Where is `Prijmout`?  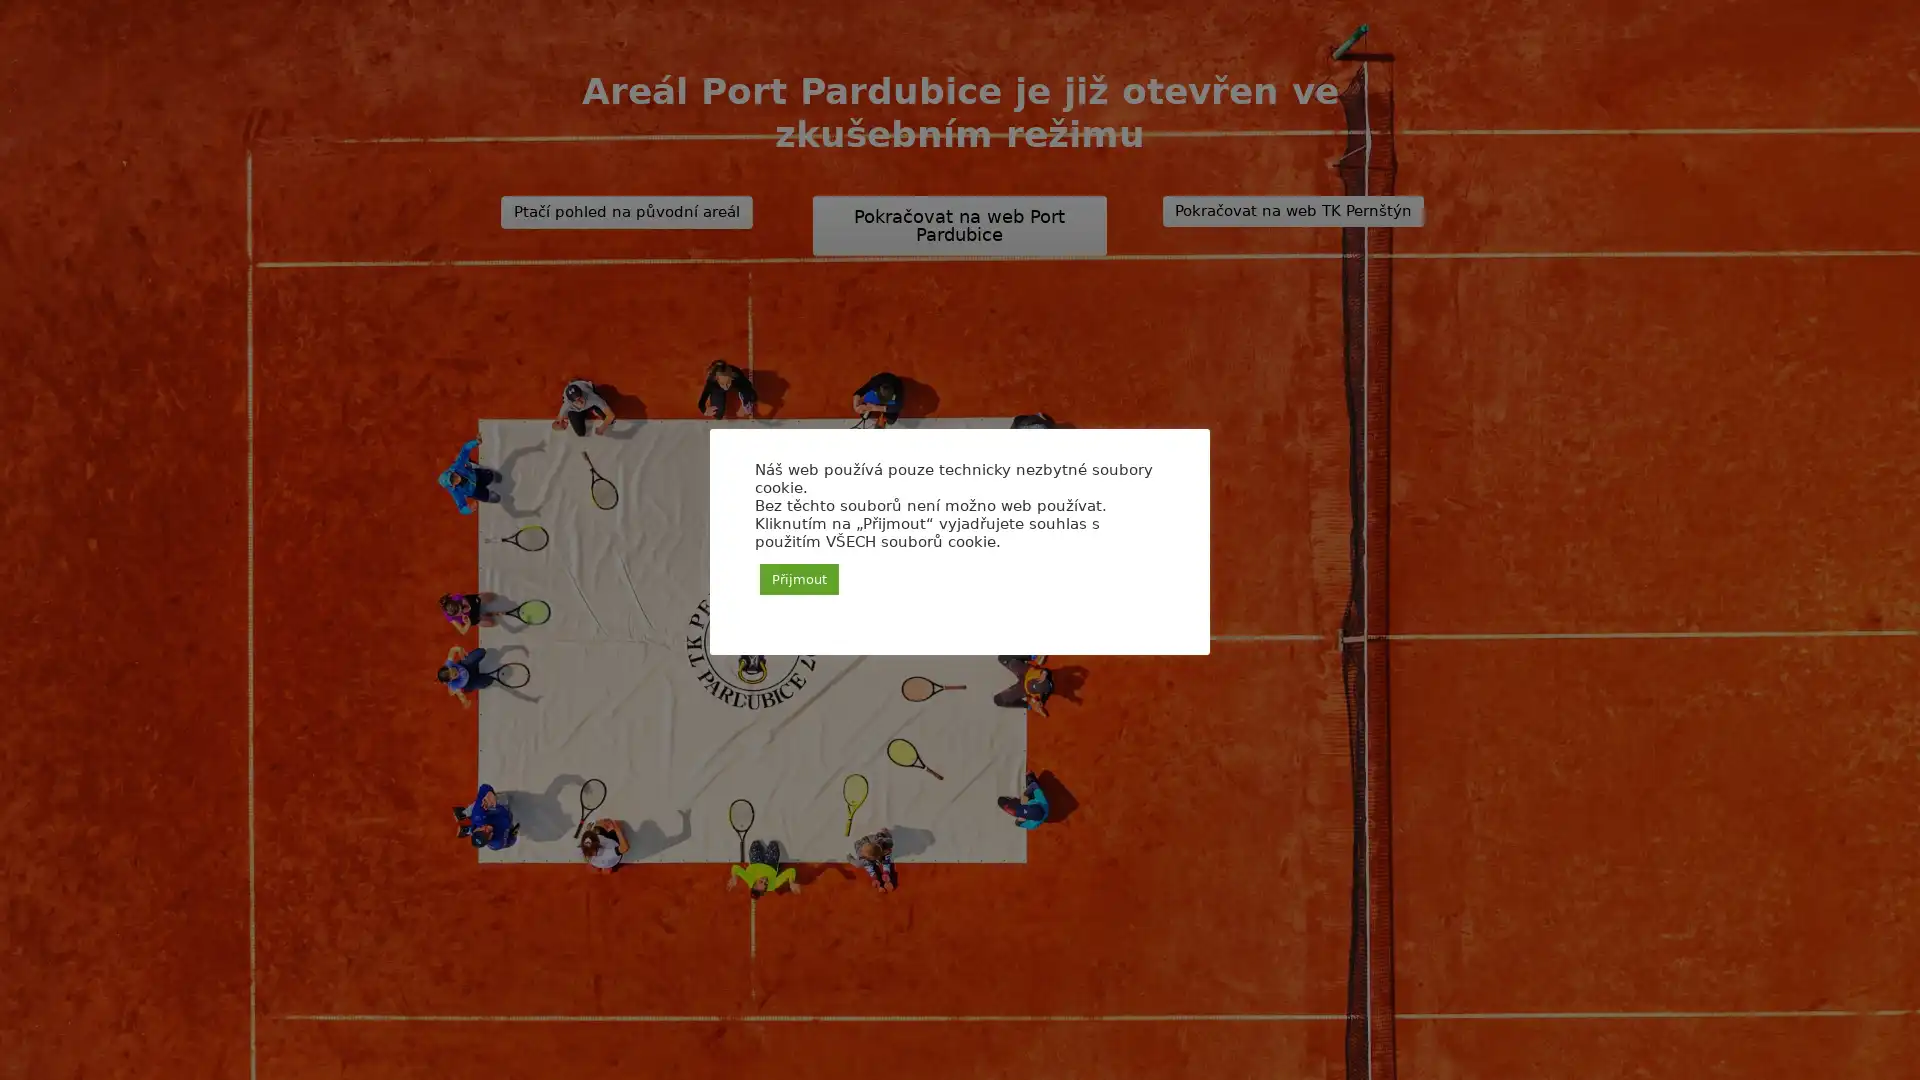 Prijmout is located at coordinates (798, 578).